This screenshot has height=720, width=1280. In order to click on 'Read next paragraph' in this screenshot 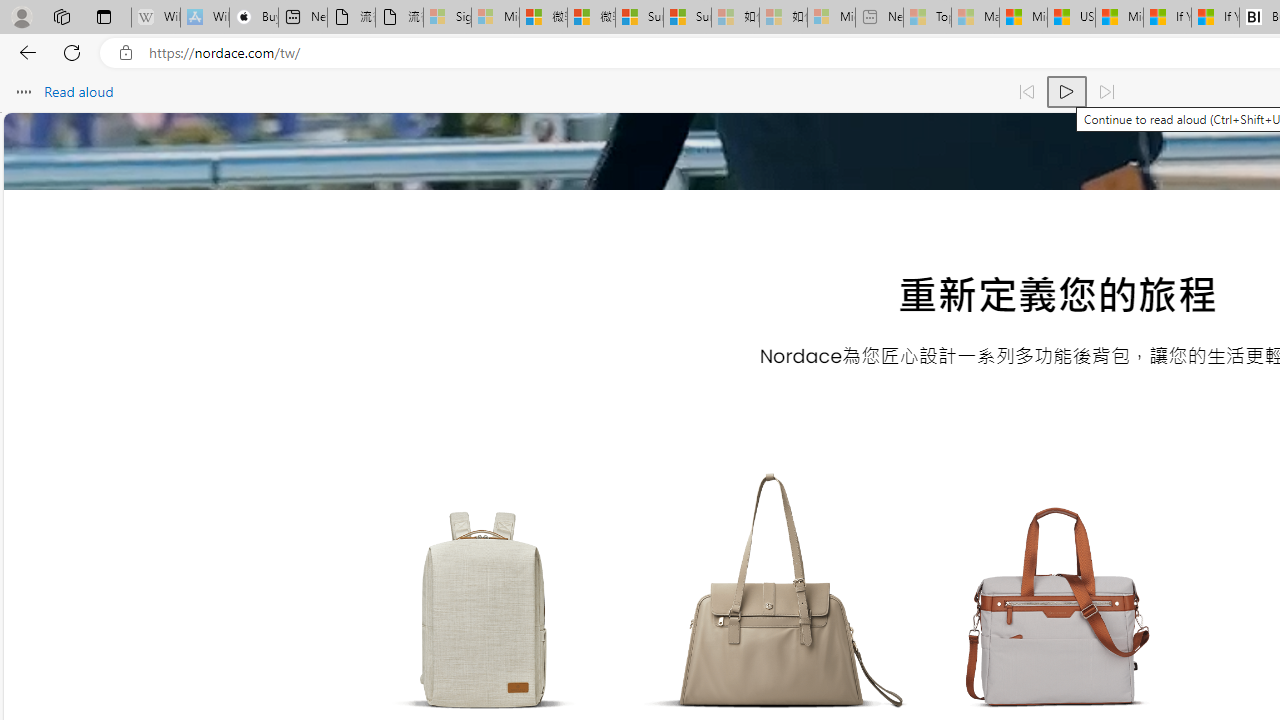, I will do `click(1104, 92)`.